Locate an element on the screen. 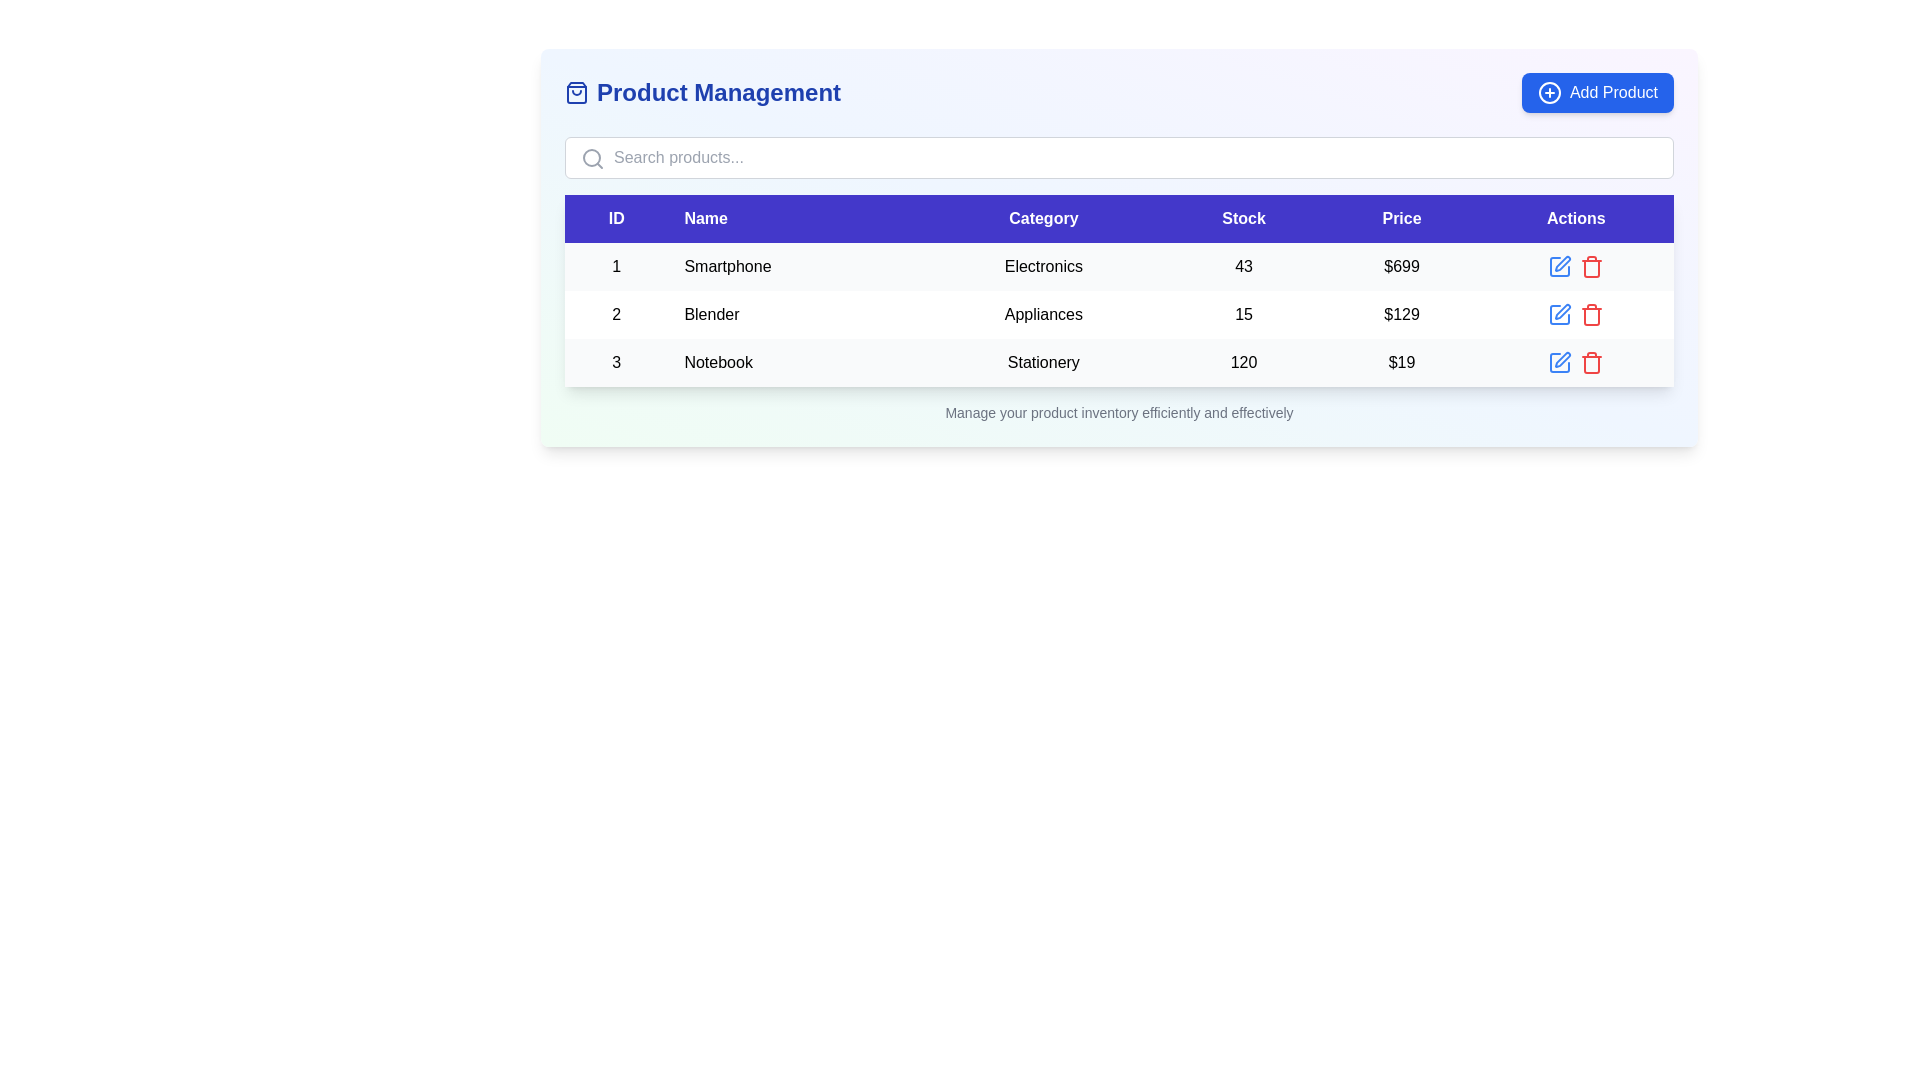 This screenshot has width=1920, height=1080. the 'Category' header label in the table, which is the third label in the sequence of horizontal labels including 'ID', 'Name', 'Category', 'Stock', 'Price', and 'Actions' is located at coordinates (1042, 219).